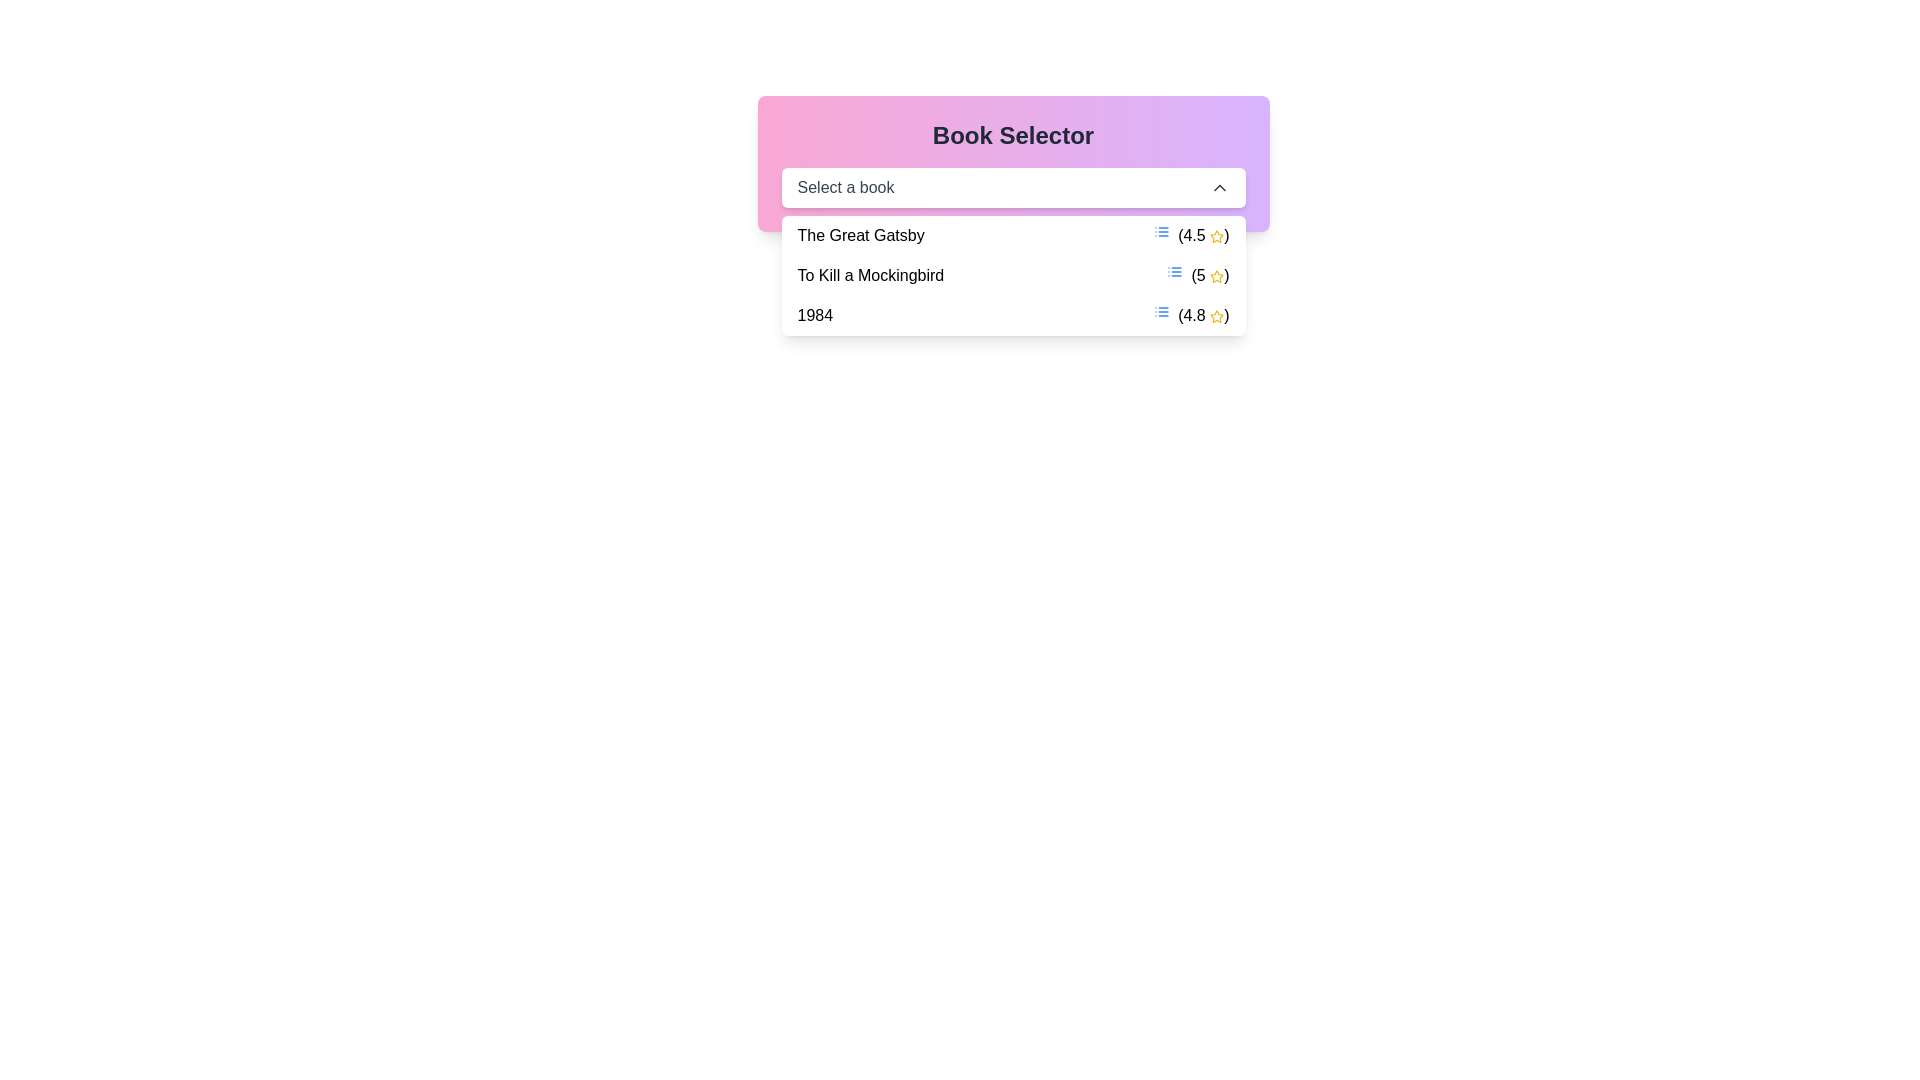 The image size is (1920, 1080). I want to click on the rating indicator icon for 'The Great Gatsby' positioned to the right of the rating text '(4.5)' in the Book Selector dropdown, so click(1216, 235).